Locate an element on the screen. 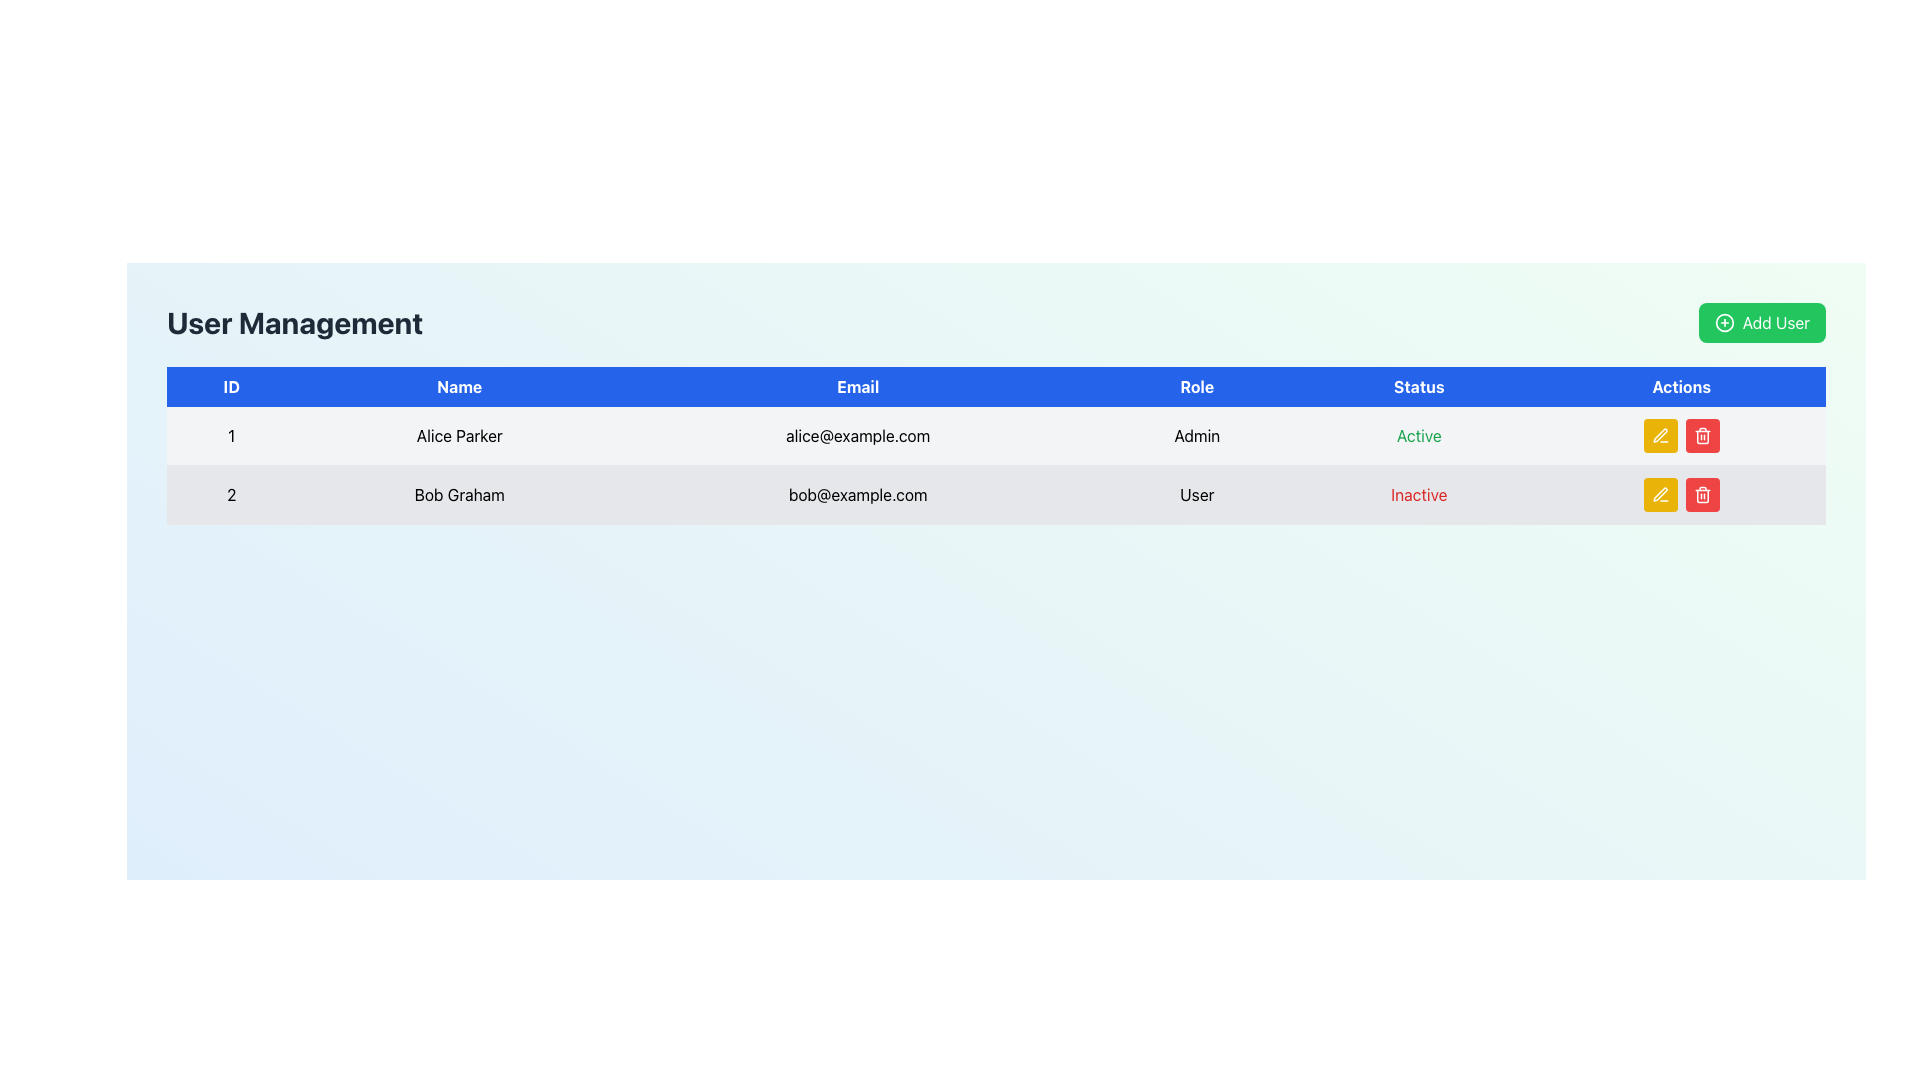  the edit button in the action controls for the 'Alice Parker' row in the 'User Management' table to initiate editing the entry is located at coordinates (1680, 435).